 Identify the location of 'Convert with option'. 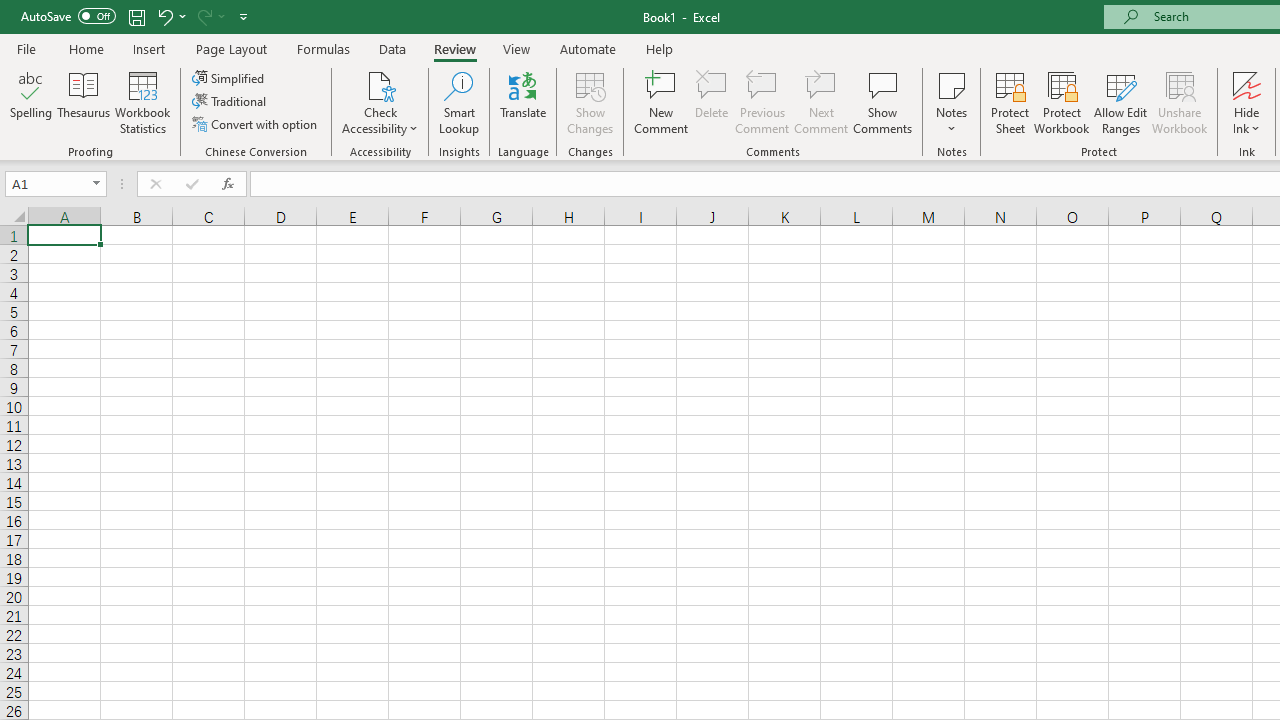
(255, 124).